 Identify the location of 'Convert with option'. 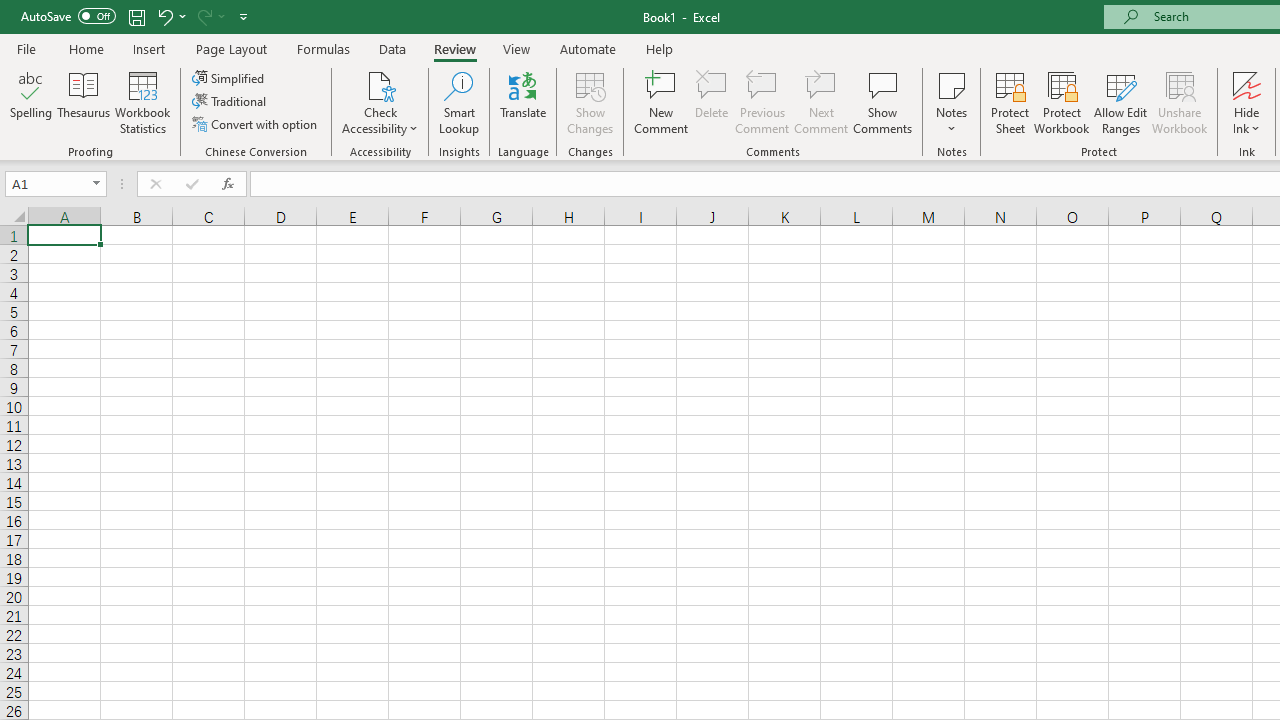
(255, 124).